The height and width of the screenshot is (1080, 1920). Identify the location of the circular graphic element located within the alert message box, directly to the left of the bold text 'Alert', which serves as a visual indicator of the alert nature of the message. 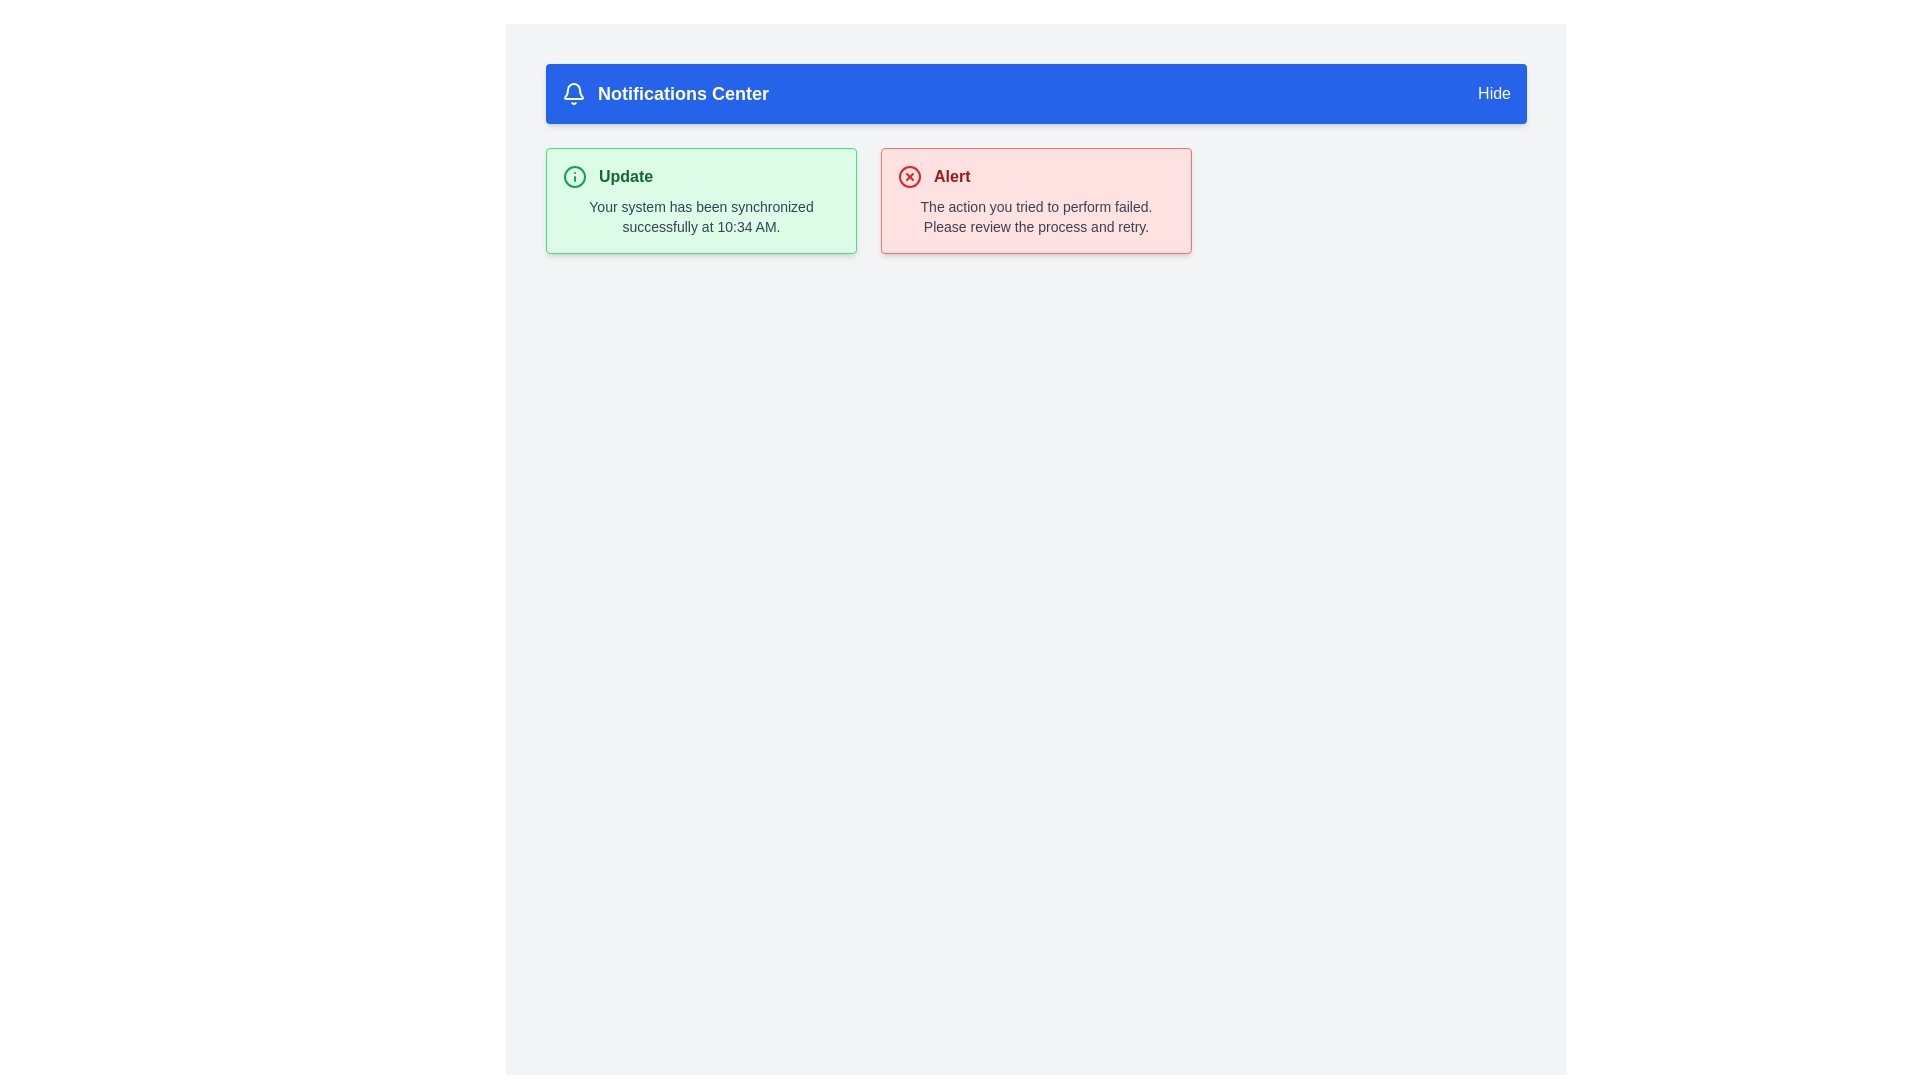
(909, 176).